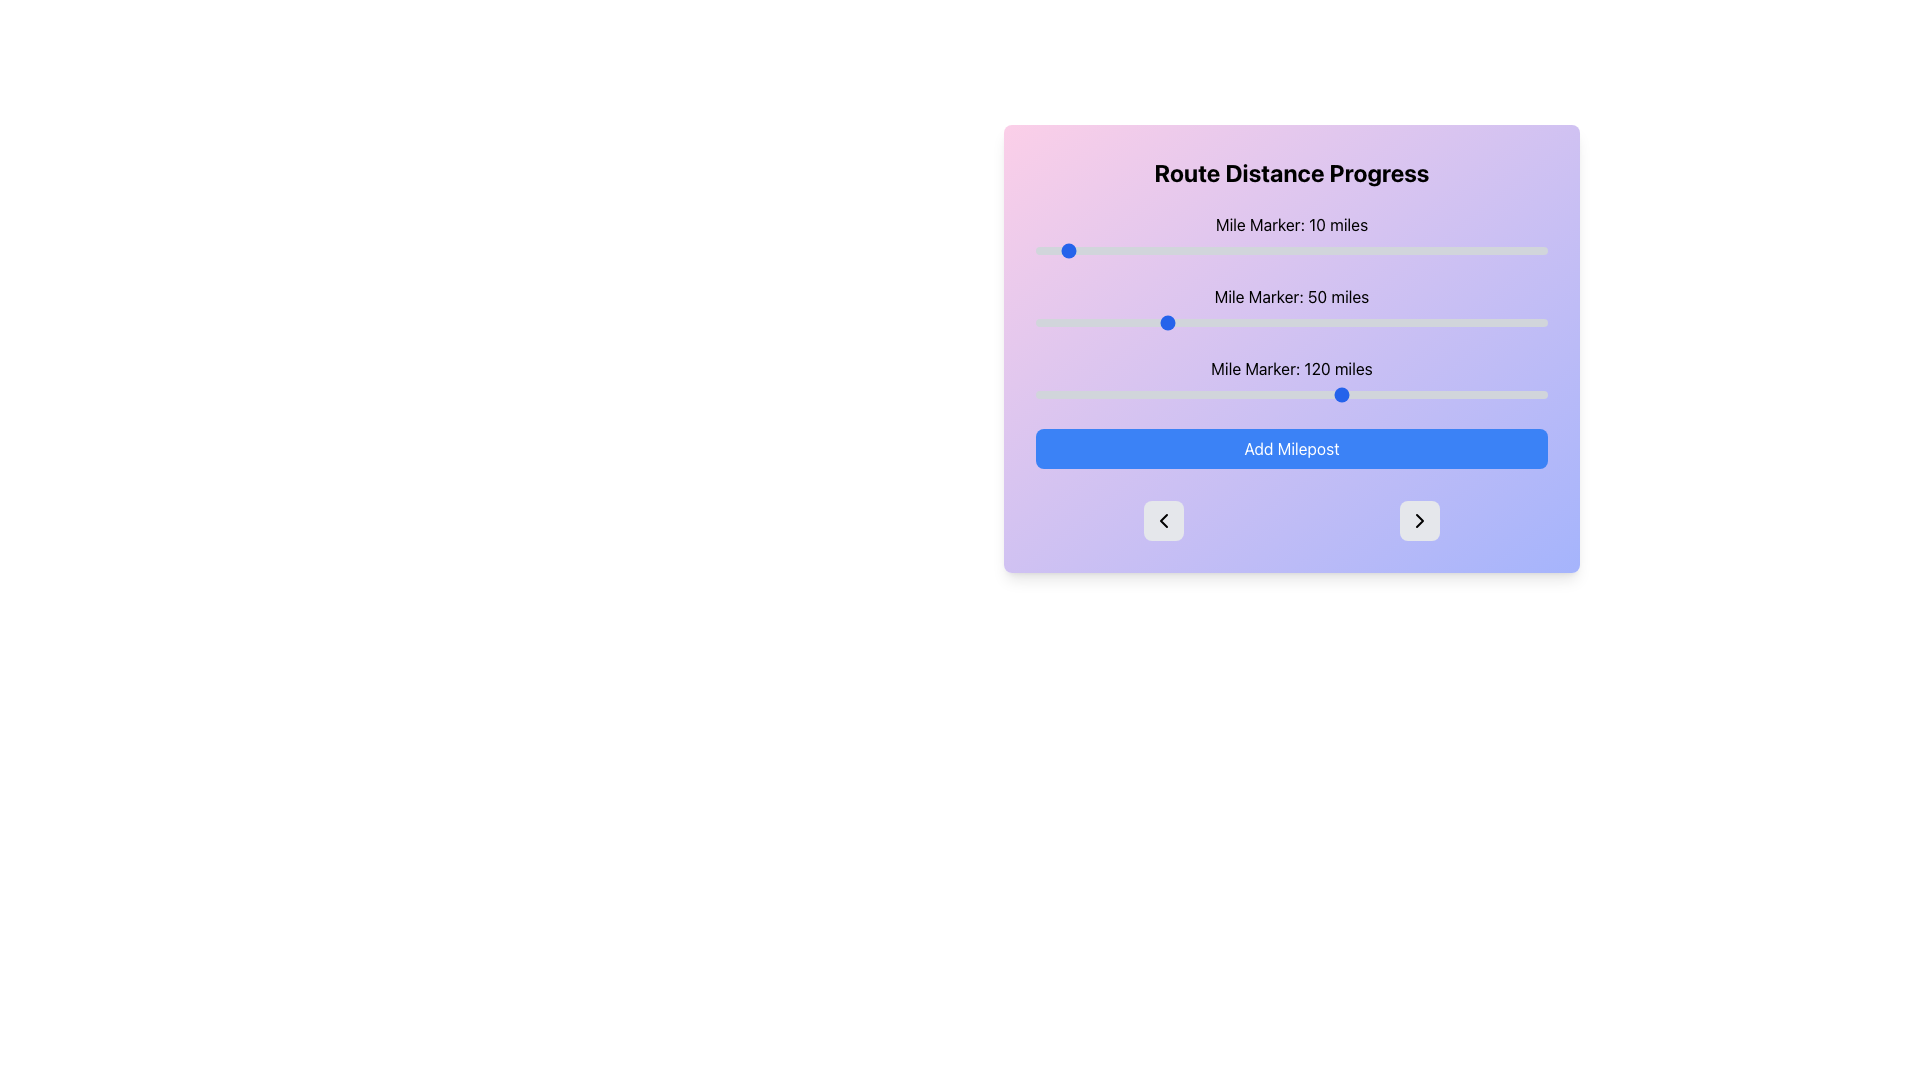 The height and width of the screenshot is (1080, 1920). What do you see at coordinates (1426, 394) in the screenshot?
I see `the mile marker` at bounding box center [1426, 394].